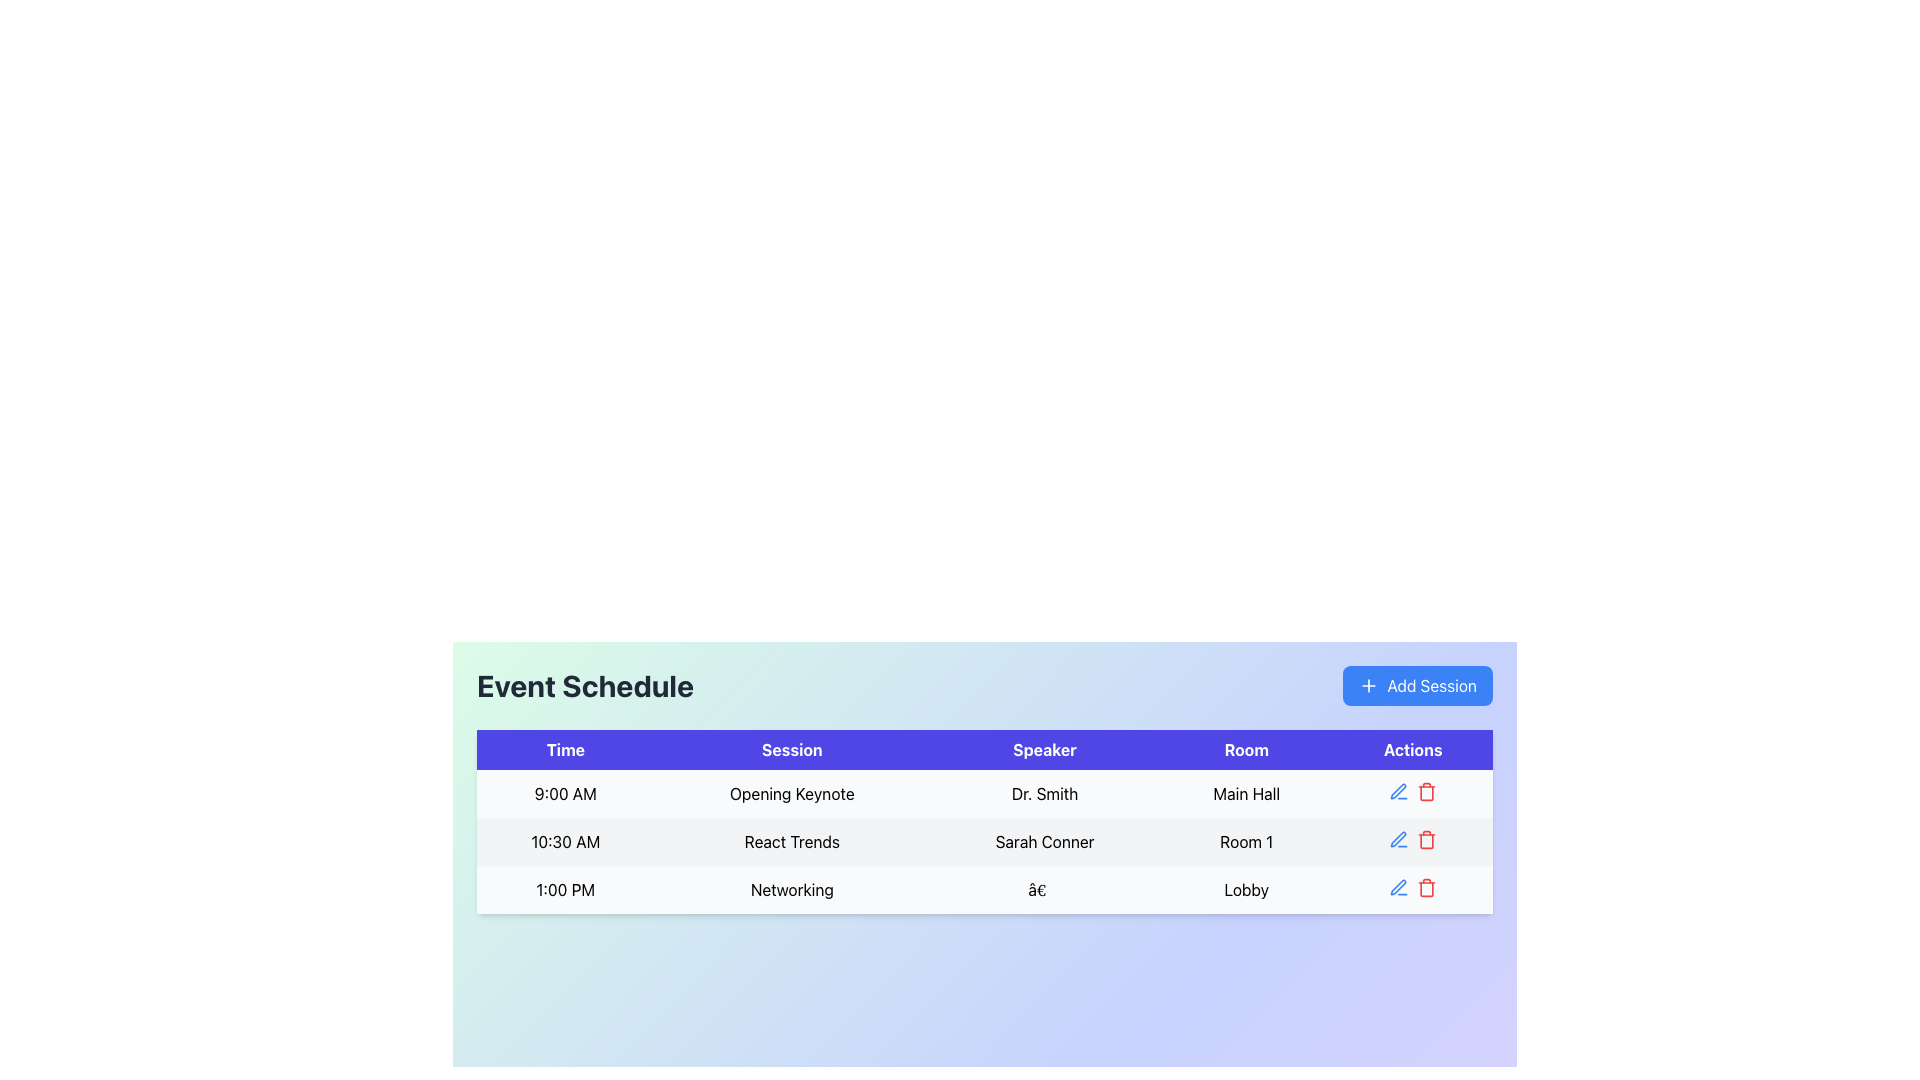 This screenshot has width=1920, height=1080. What do you see at coordinates (791, 889) in the screenshot?
I see `text from the Text Label indicating the event session titled 'Networking' occurring at 1:00 PM, located in the third row and second column of the schedule table under the 'Session' header` at bounding box center [791, 889].